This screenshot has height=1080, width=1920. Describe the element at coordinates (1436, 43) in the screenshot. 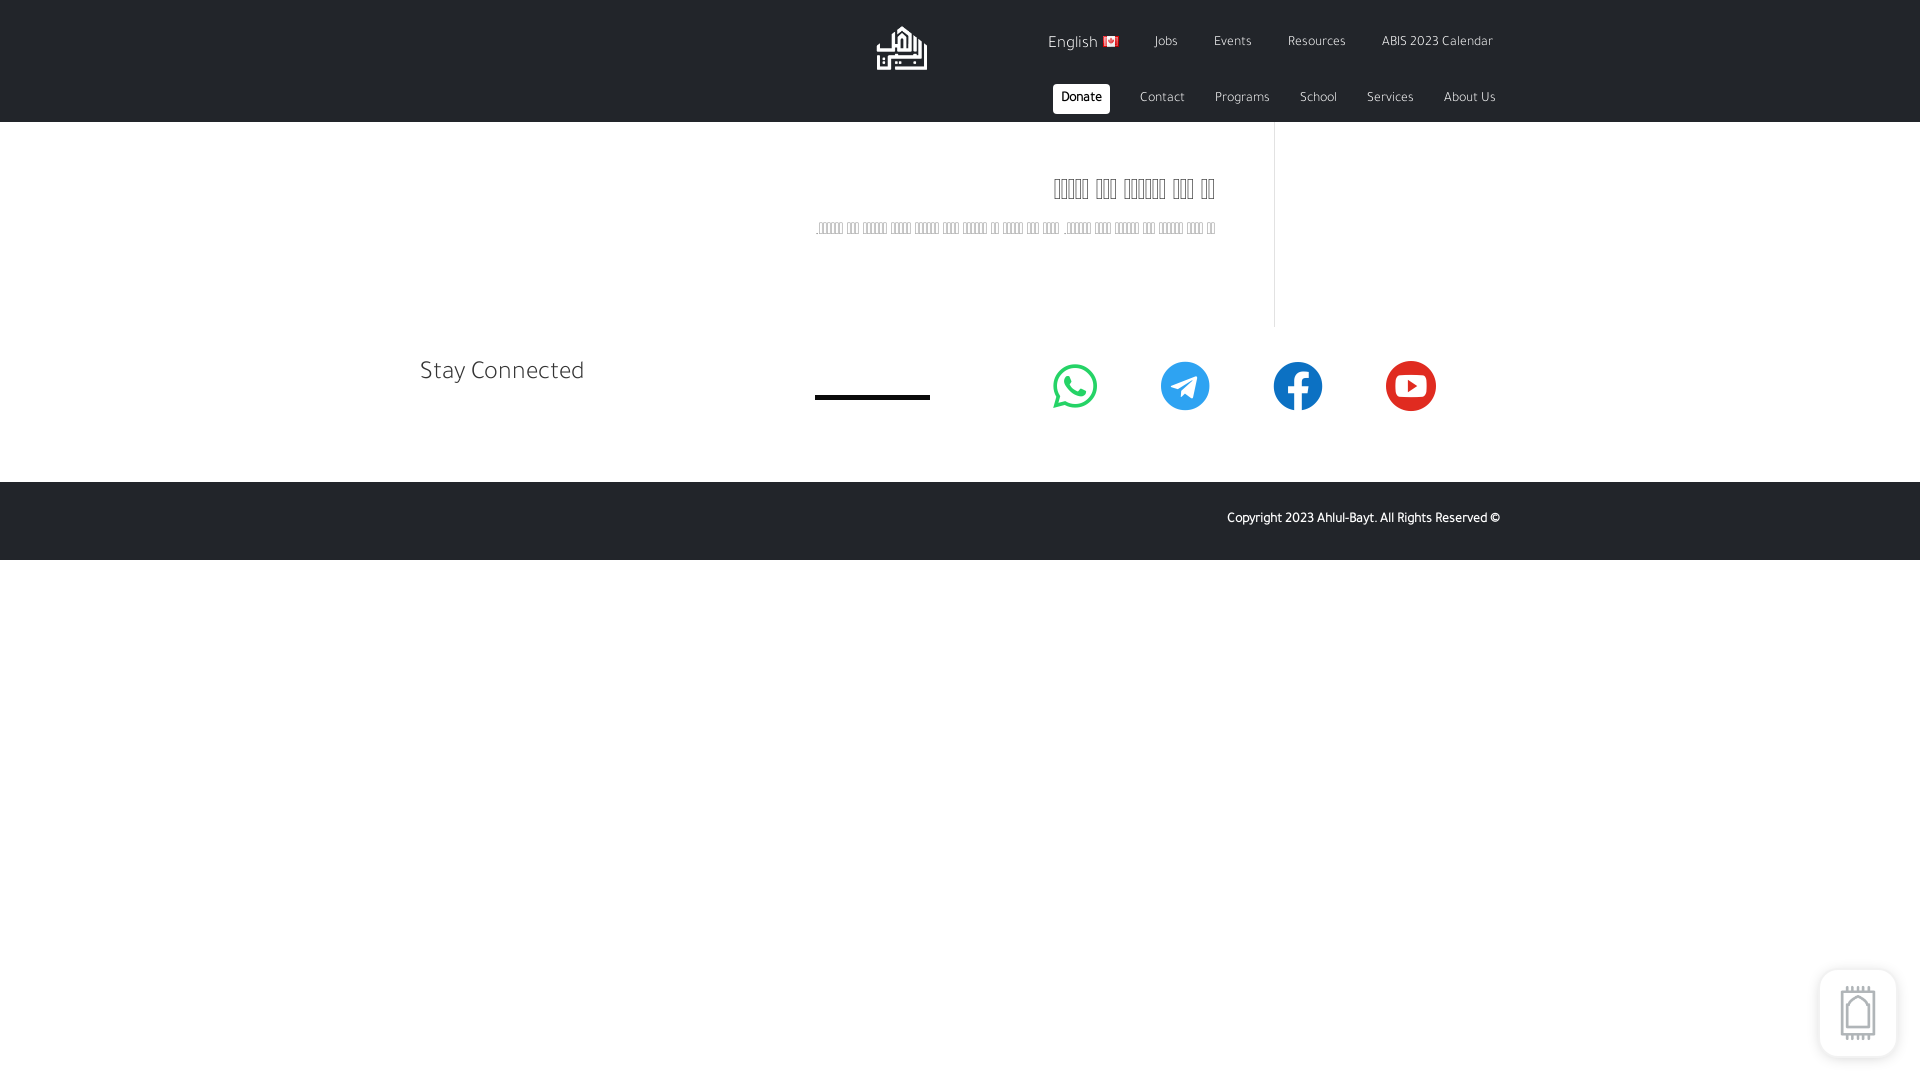

I see `'ABIS 2023 Calendar'` at that location.